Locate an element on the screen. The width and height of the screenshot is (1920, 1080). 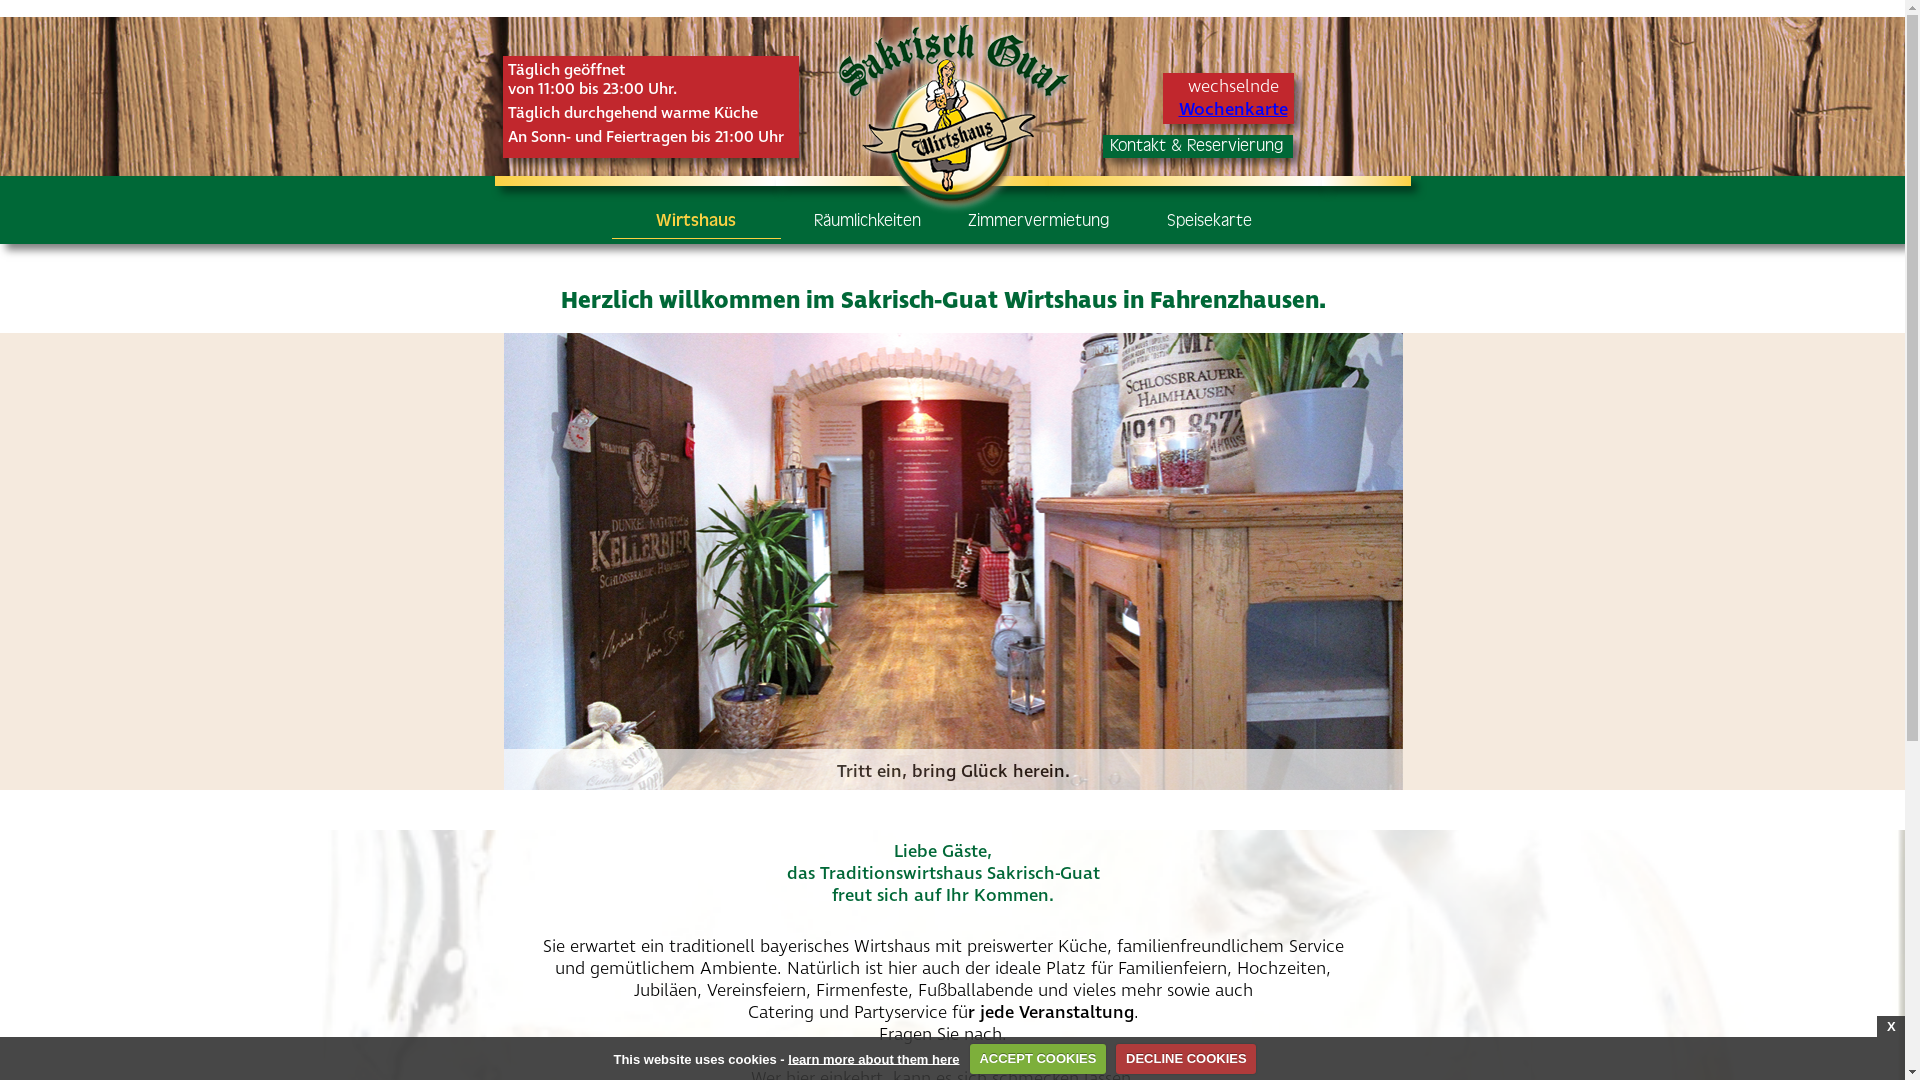
'Kontakt & Reservierung' is located at coordinates (1196, 145).